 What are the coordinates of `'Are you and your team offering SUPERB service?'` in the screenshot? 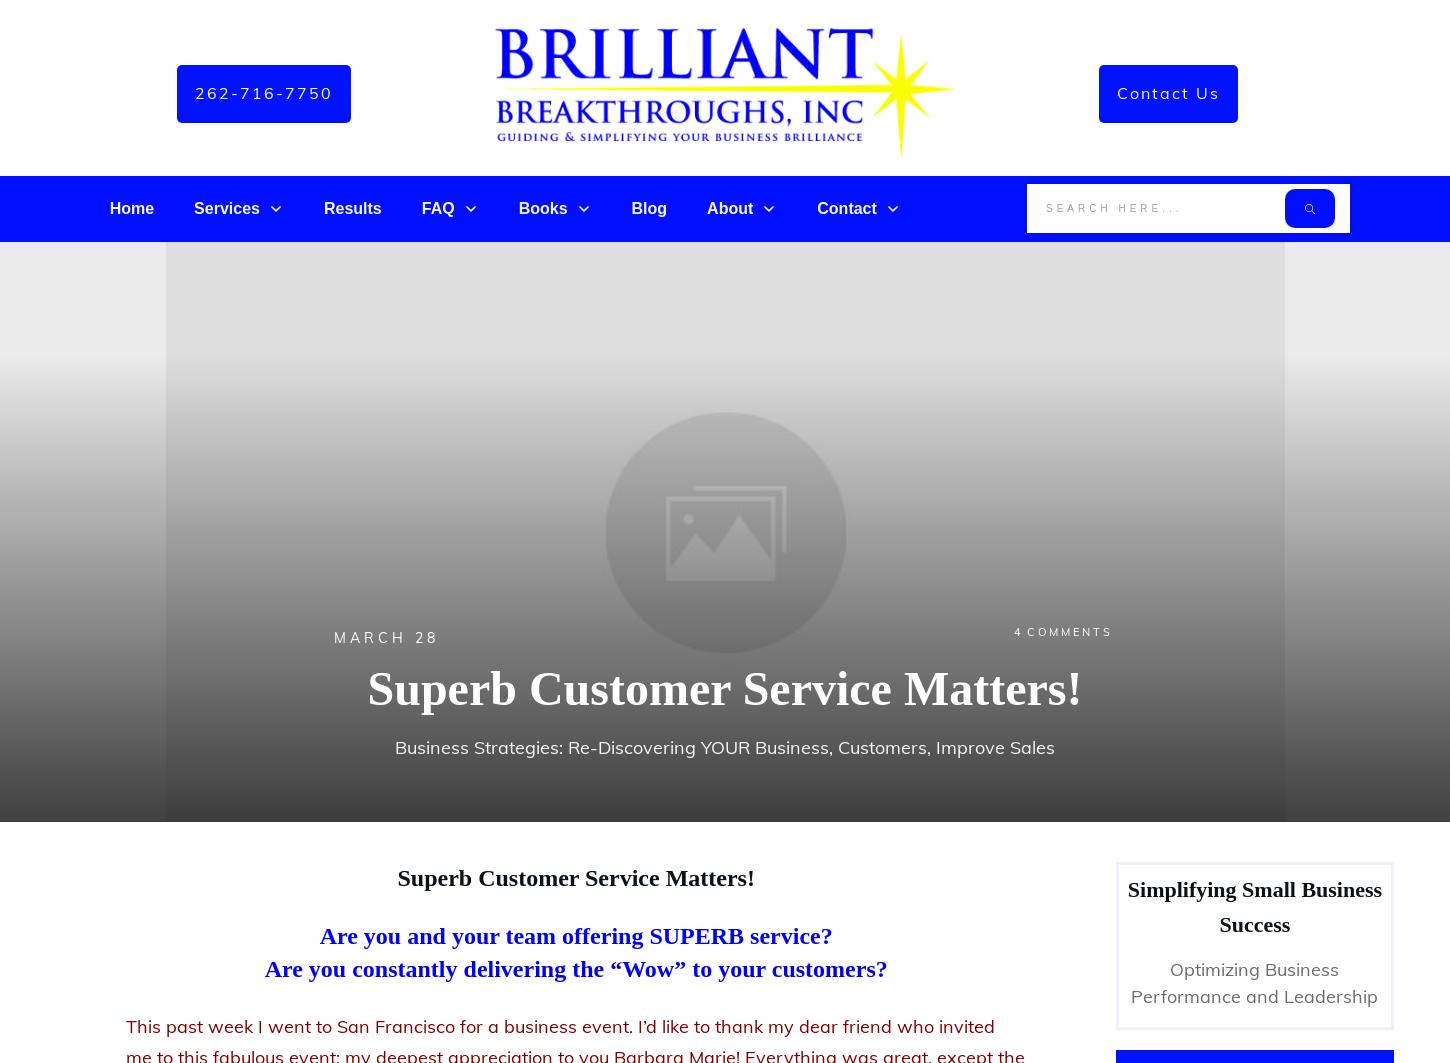 It's located at (319, 934).